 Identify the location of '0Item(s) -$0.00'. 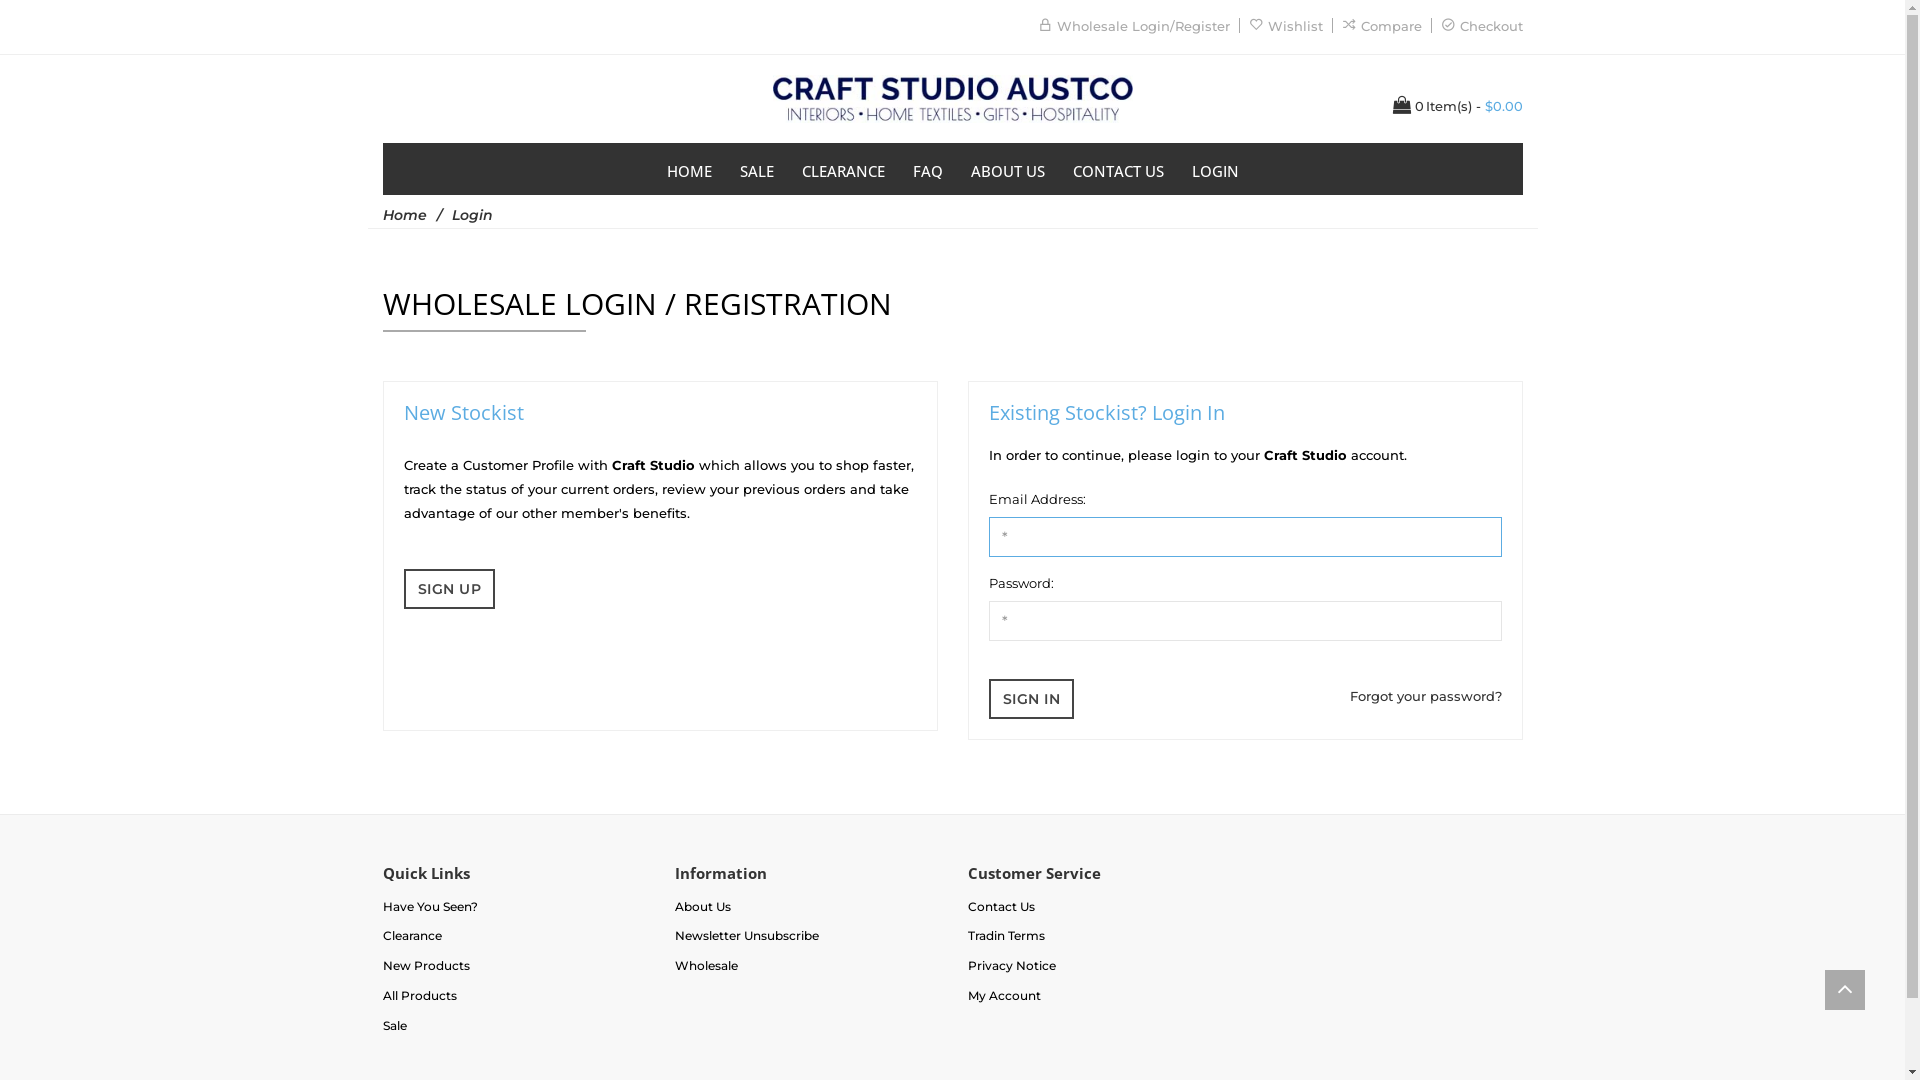
(1457, 105).